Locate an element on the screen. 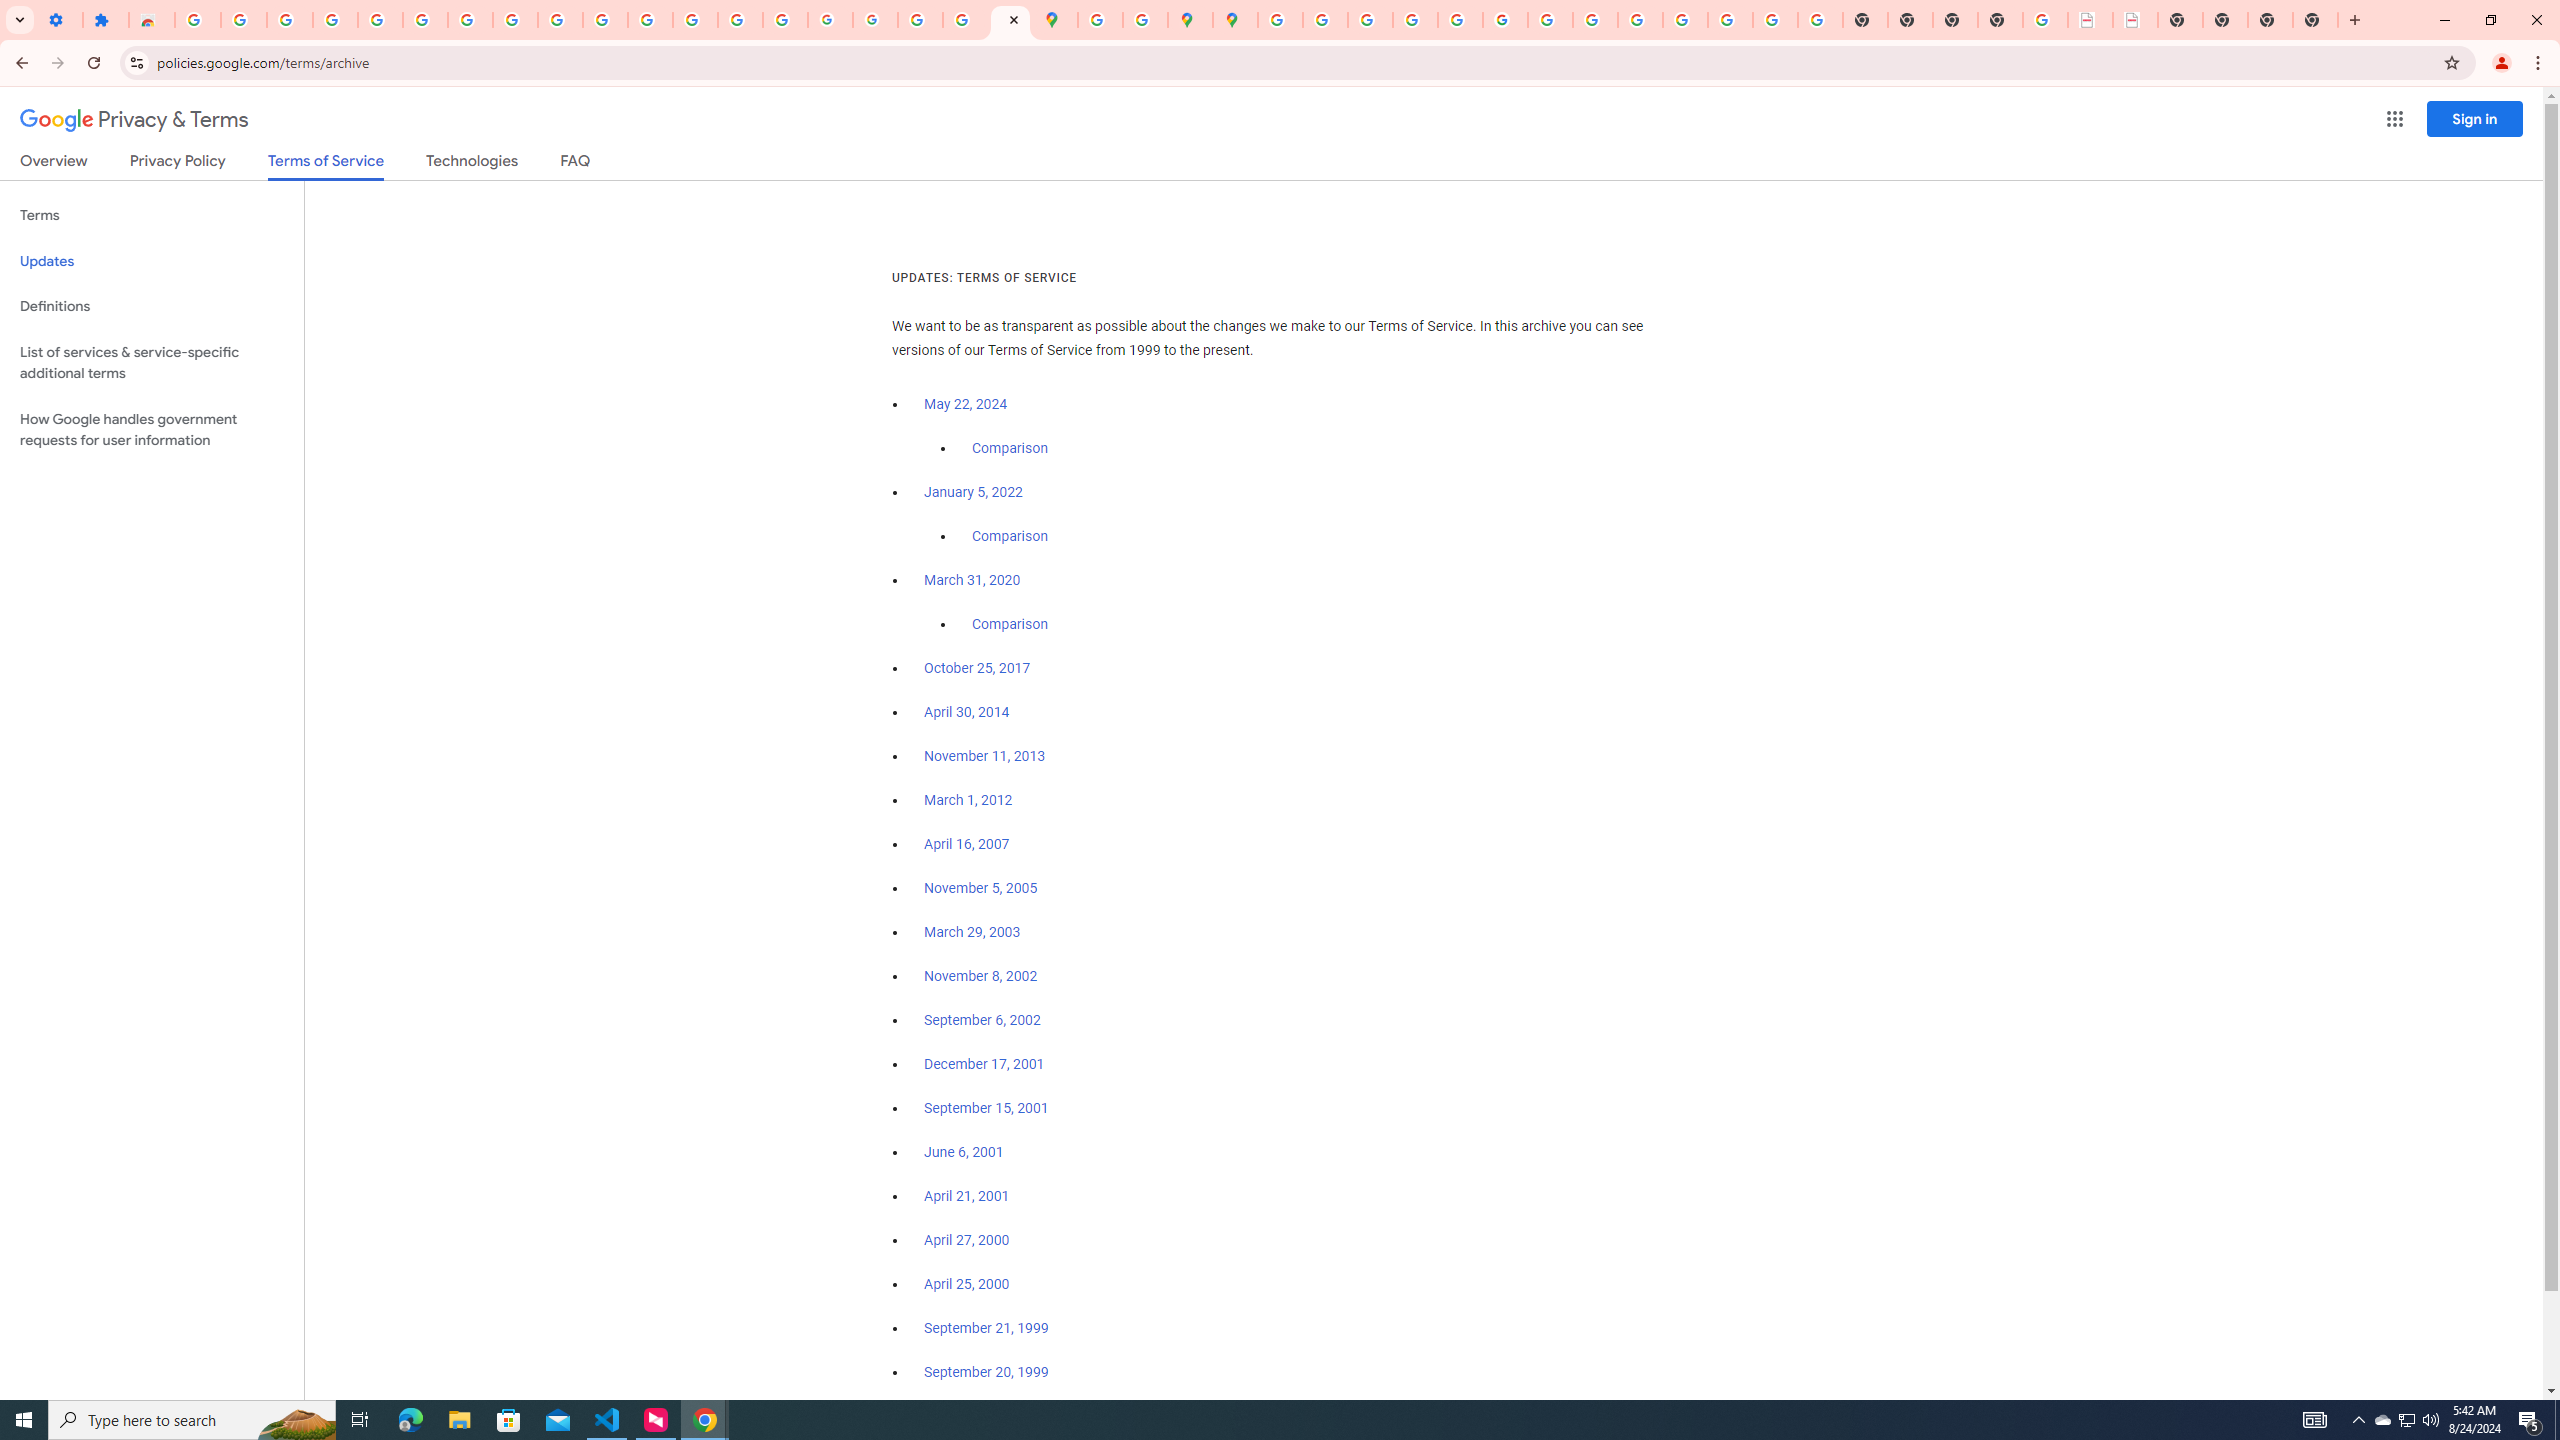 The height and width of the screenshot is (1440, 2560). 'March 29, 2003' is located at coordinates (971, 932).